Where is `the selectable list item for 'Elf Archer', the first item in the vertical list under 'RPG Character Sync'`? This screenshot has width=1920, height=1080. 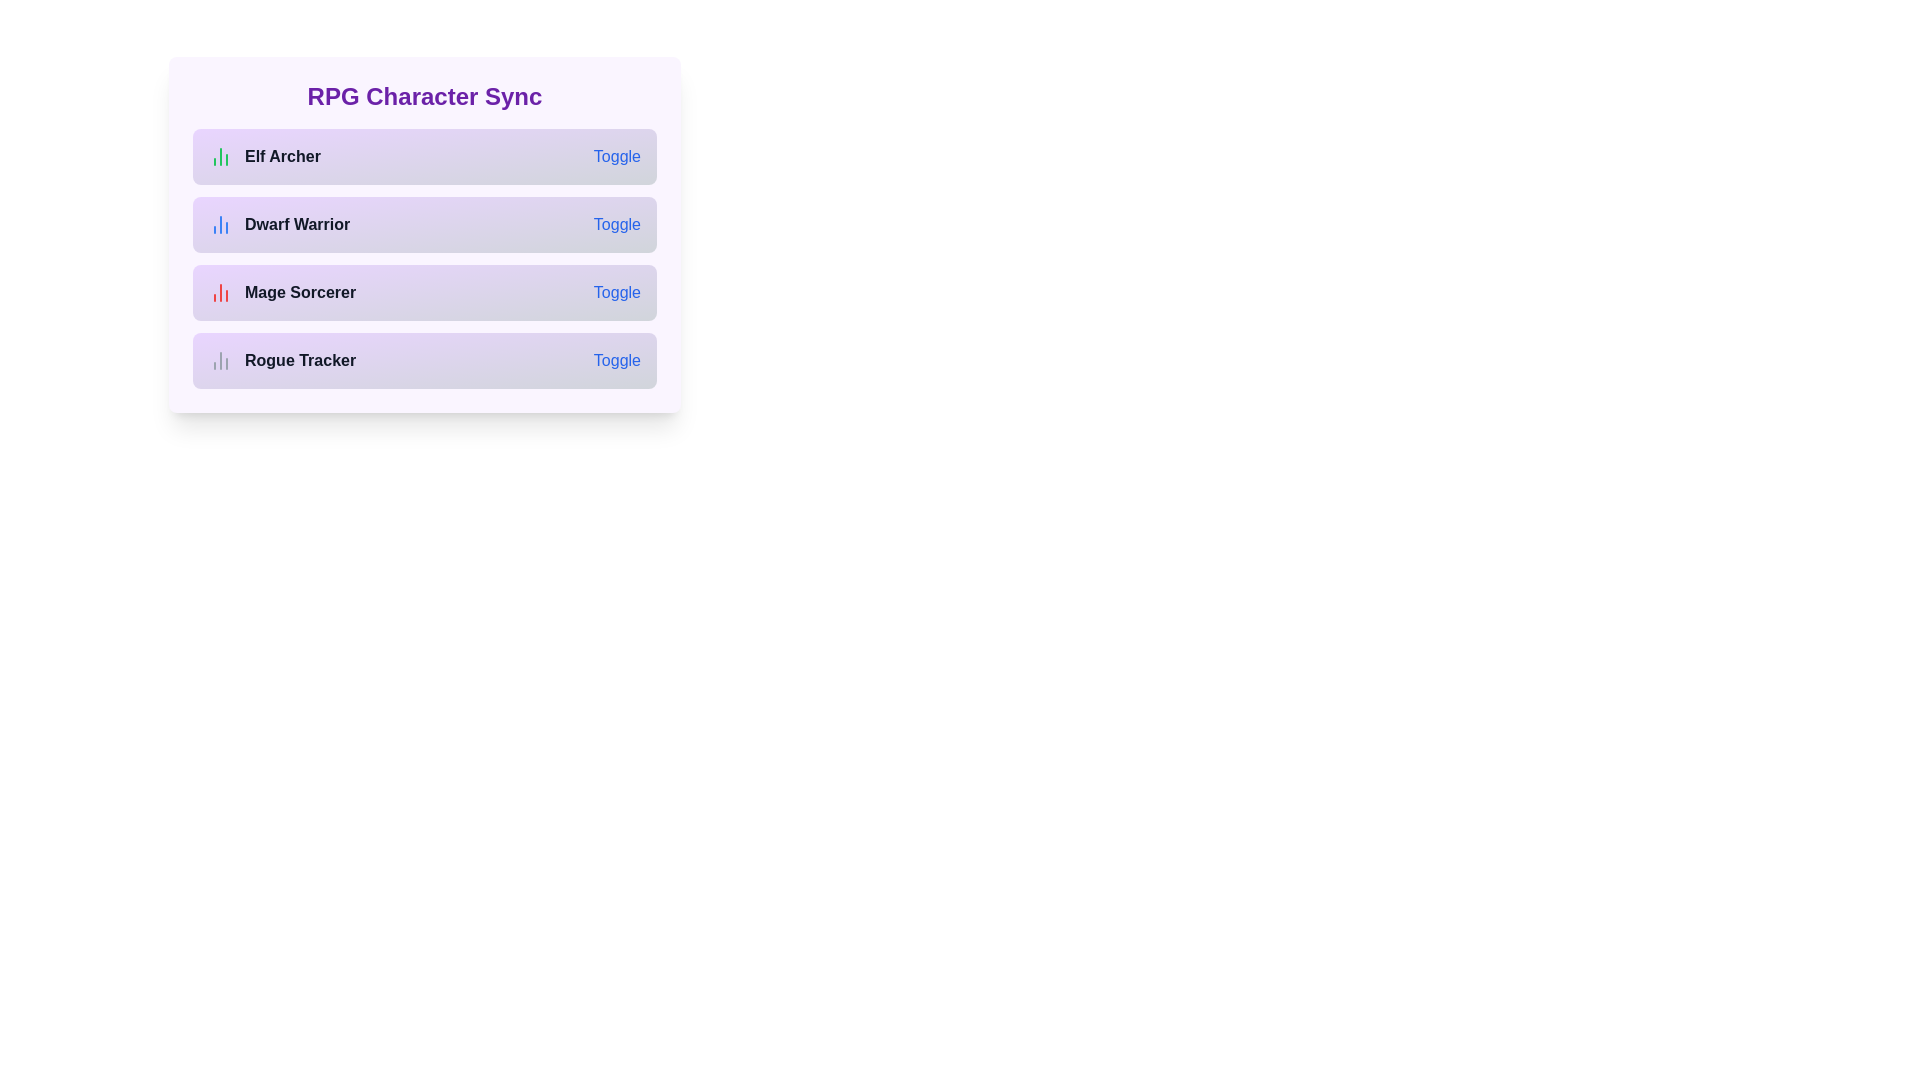
the selectable list item for 'Elf Archer', the first item in the vertical list under 'RPG Character Sync' is located at coordinates (424, 156).